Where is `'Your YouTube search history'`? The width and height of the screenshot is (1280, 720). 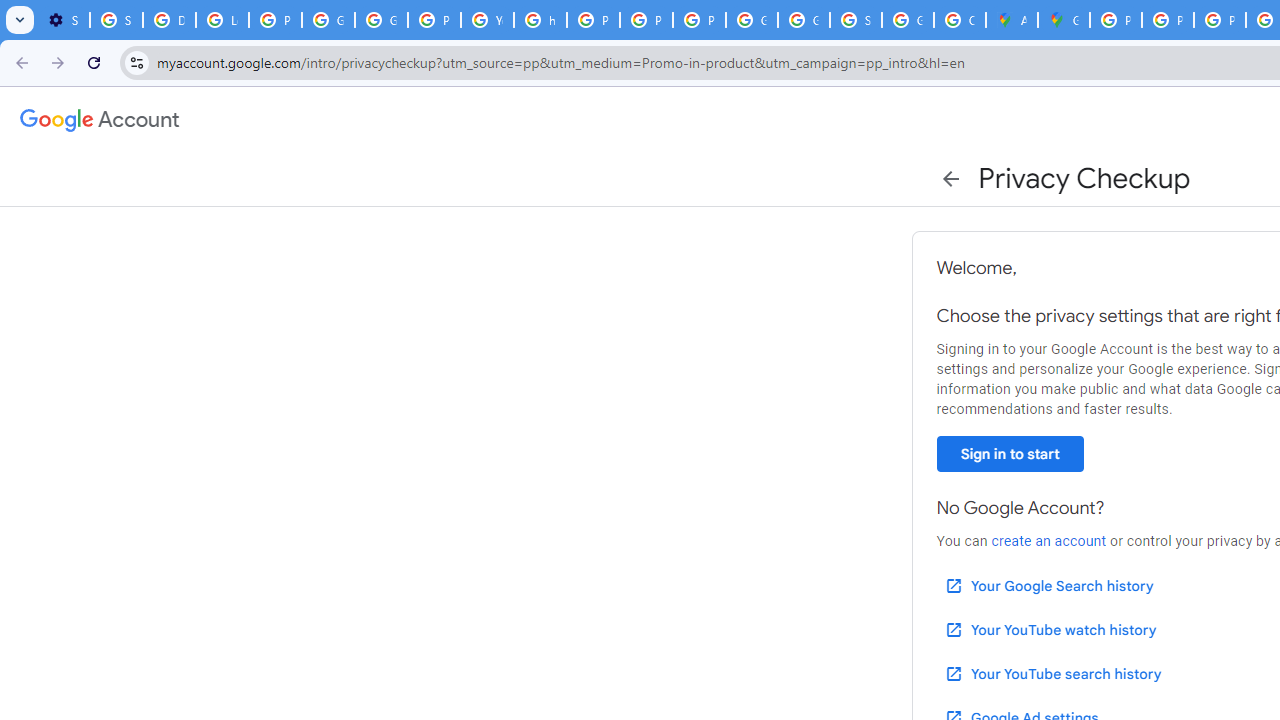 'Your YouTube search history' is located at coordinates (1051, 673).